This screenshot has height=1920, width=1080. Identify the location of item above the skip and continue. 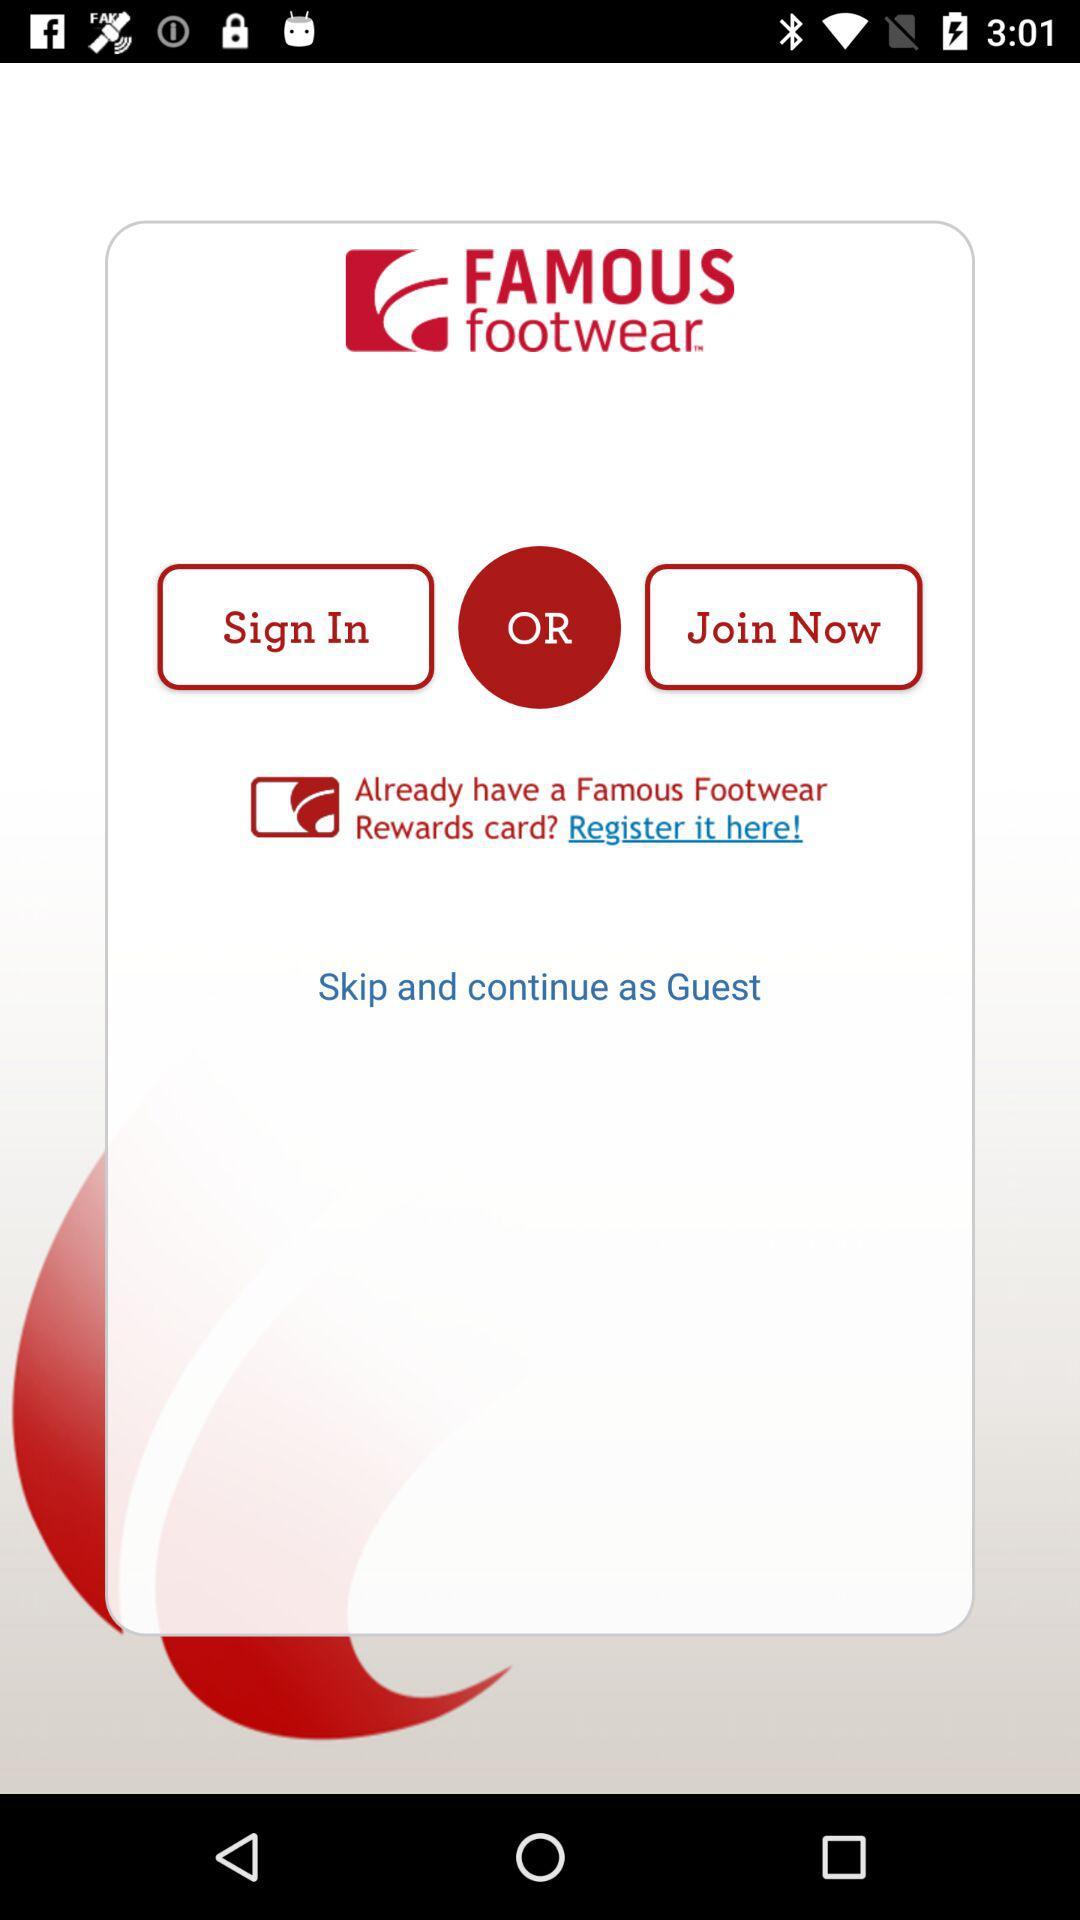
(540, 811).